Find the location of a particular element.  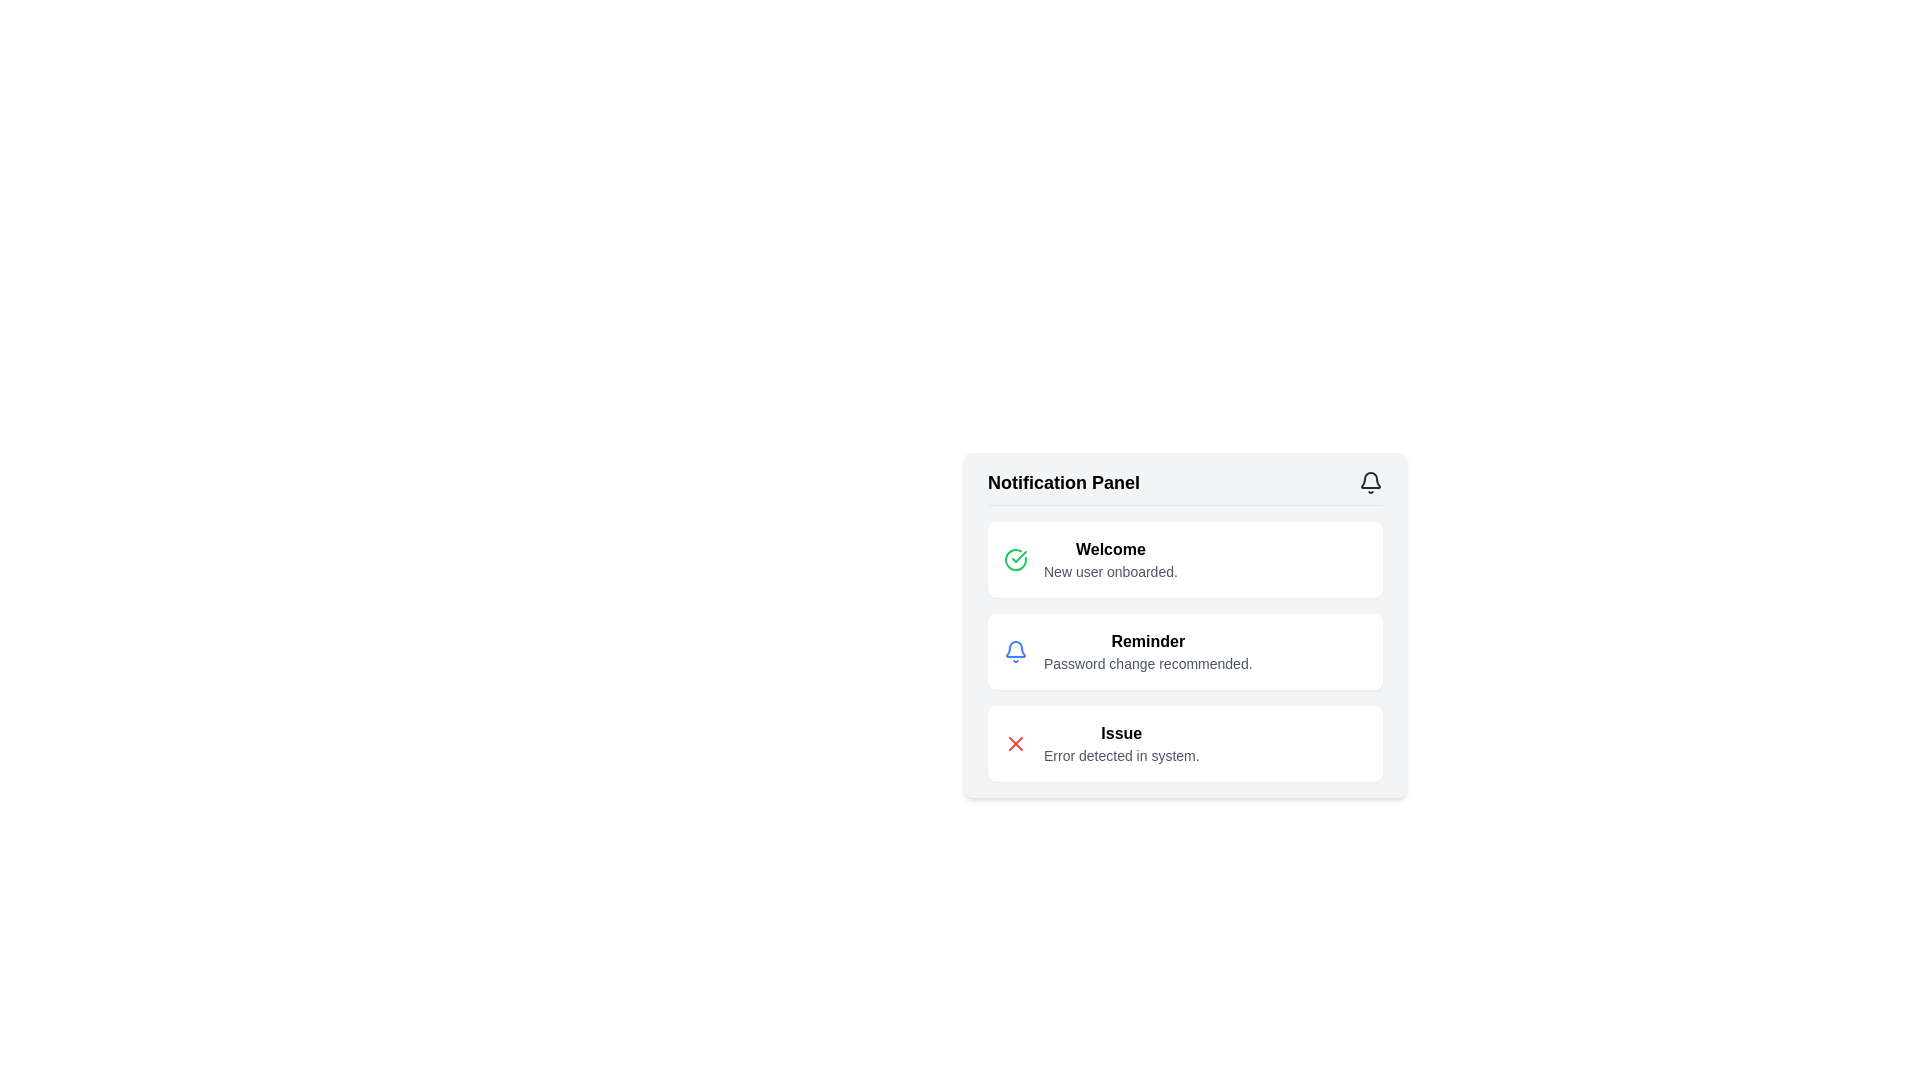

the circular icon with a green border that indicates a confirmation or success message, positioned within the left section of the 'Welcome' notification item in the 'Notification Panel' is located at coordinates (1016, 559).